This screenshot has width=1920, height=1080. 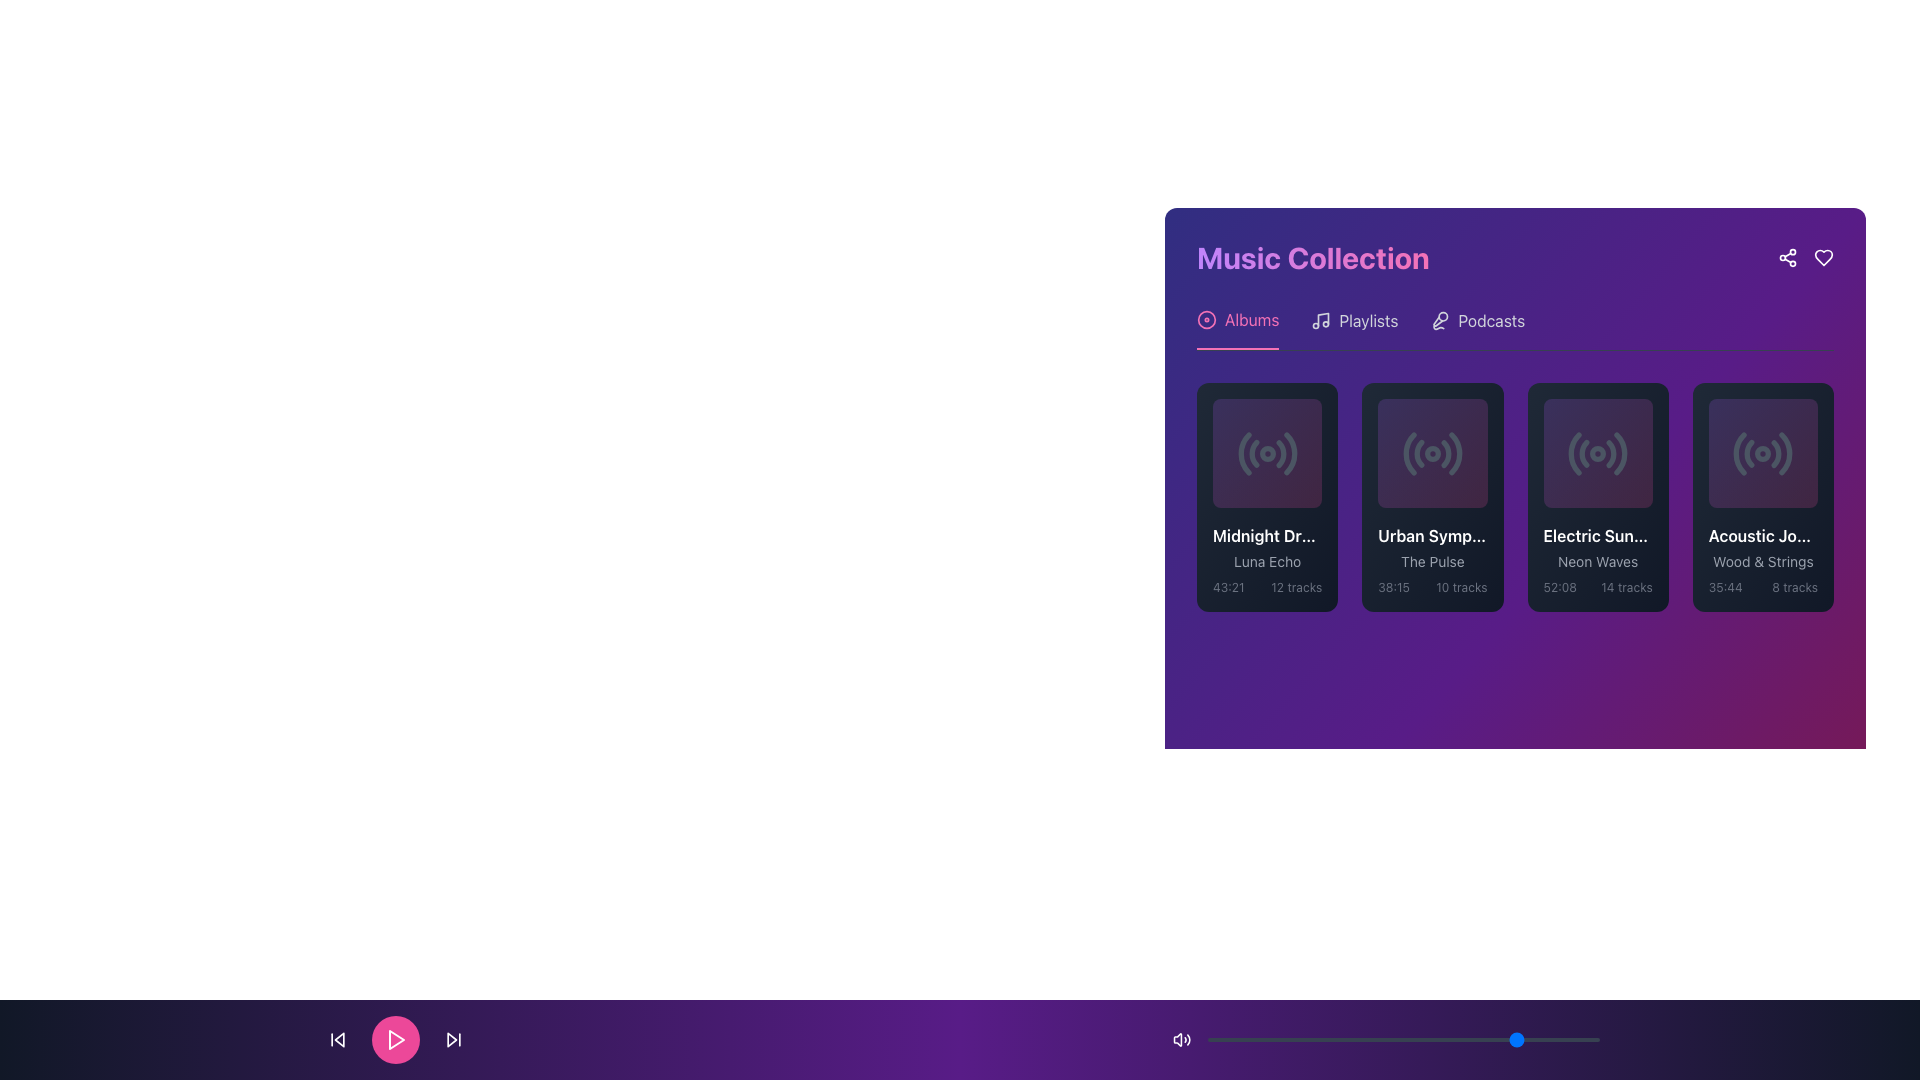 I want to click on the play/pause button, so click(x=395, y=1039).